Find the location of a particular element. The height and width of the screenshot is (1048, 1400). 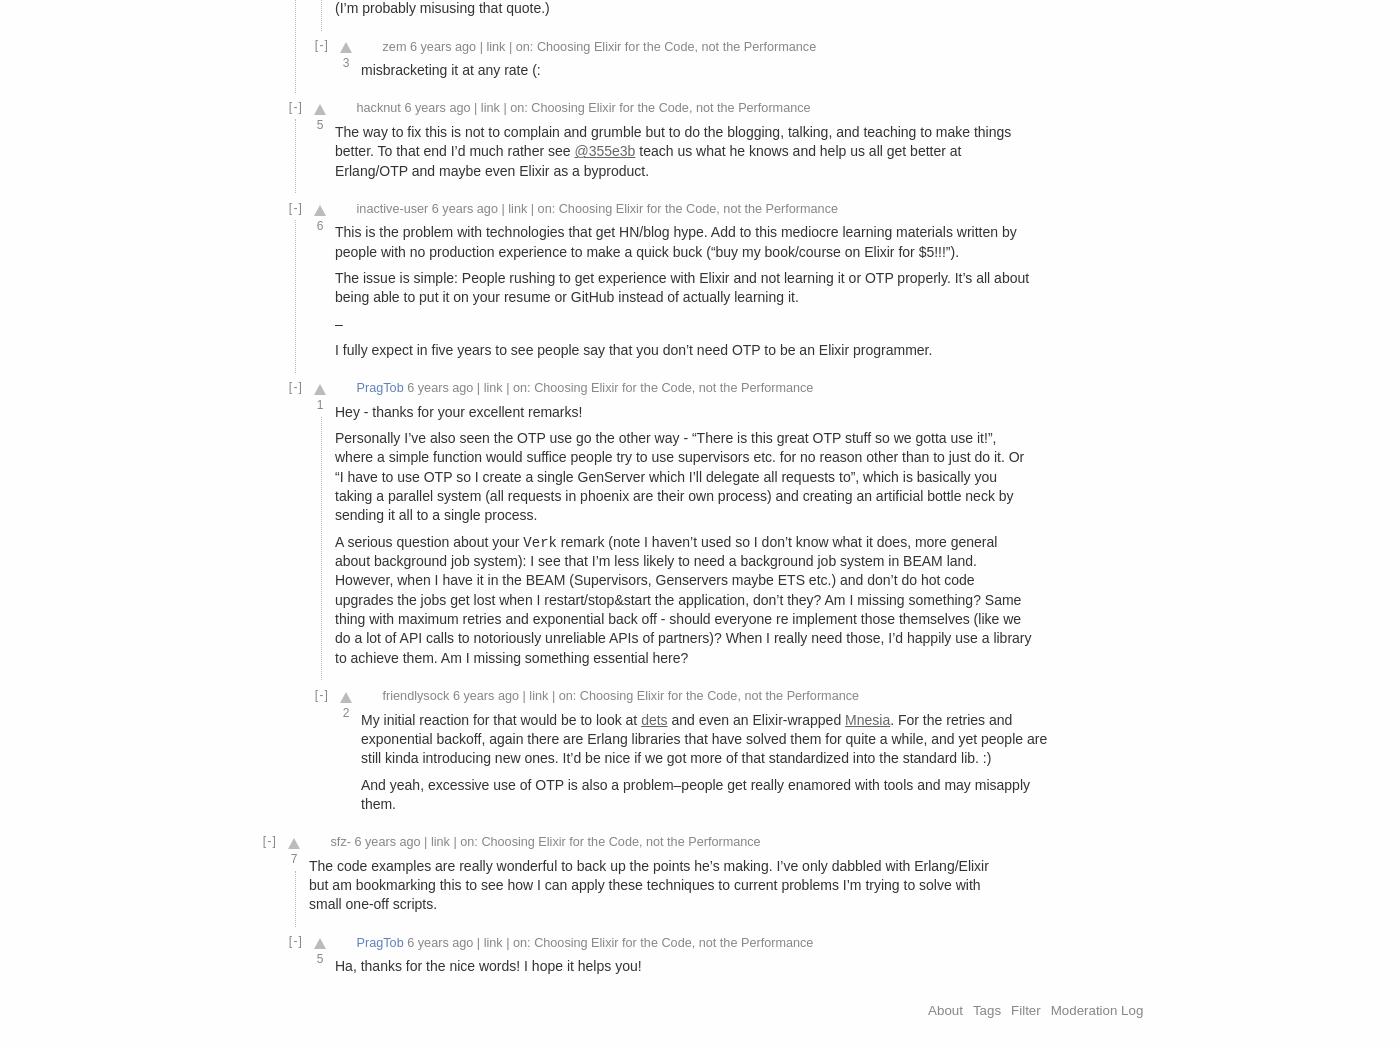

'And yeah, excessive use of OTP is also a problem–people get really enamored with tools and may misapply them.' is located at coordinates (695, 792).